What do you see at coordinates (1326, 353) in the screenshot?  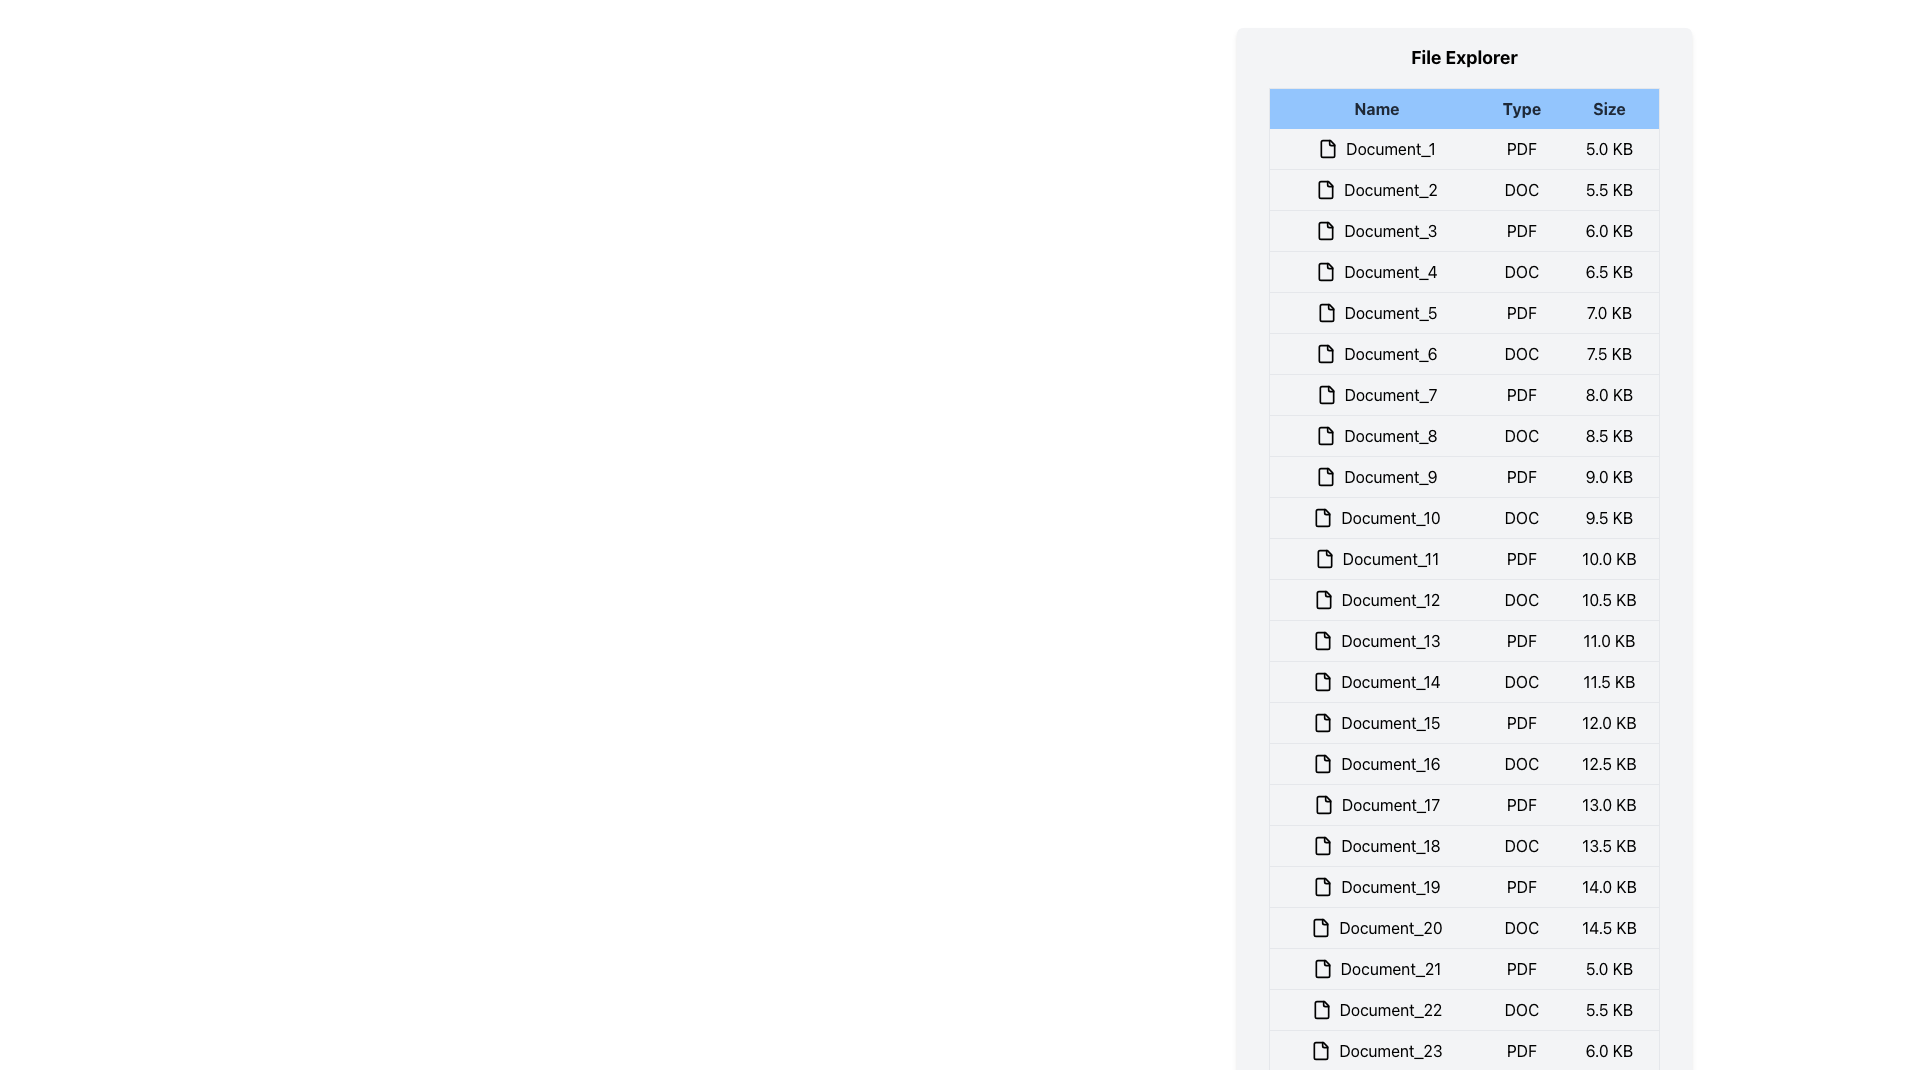 I see `the document icon located in the 'Name' column of the 'File Explorer' interface, specifically in the row labeled 'Document_6'` at bounding box center [1326, 353].